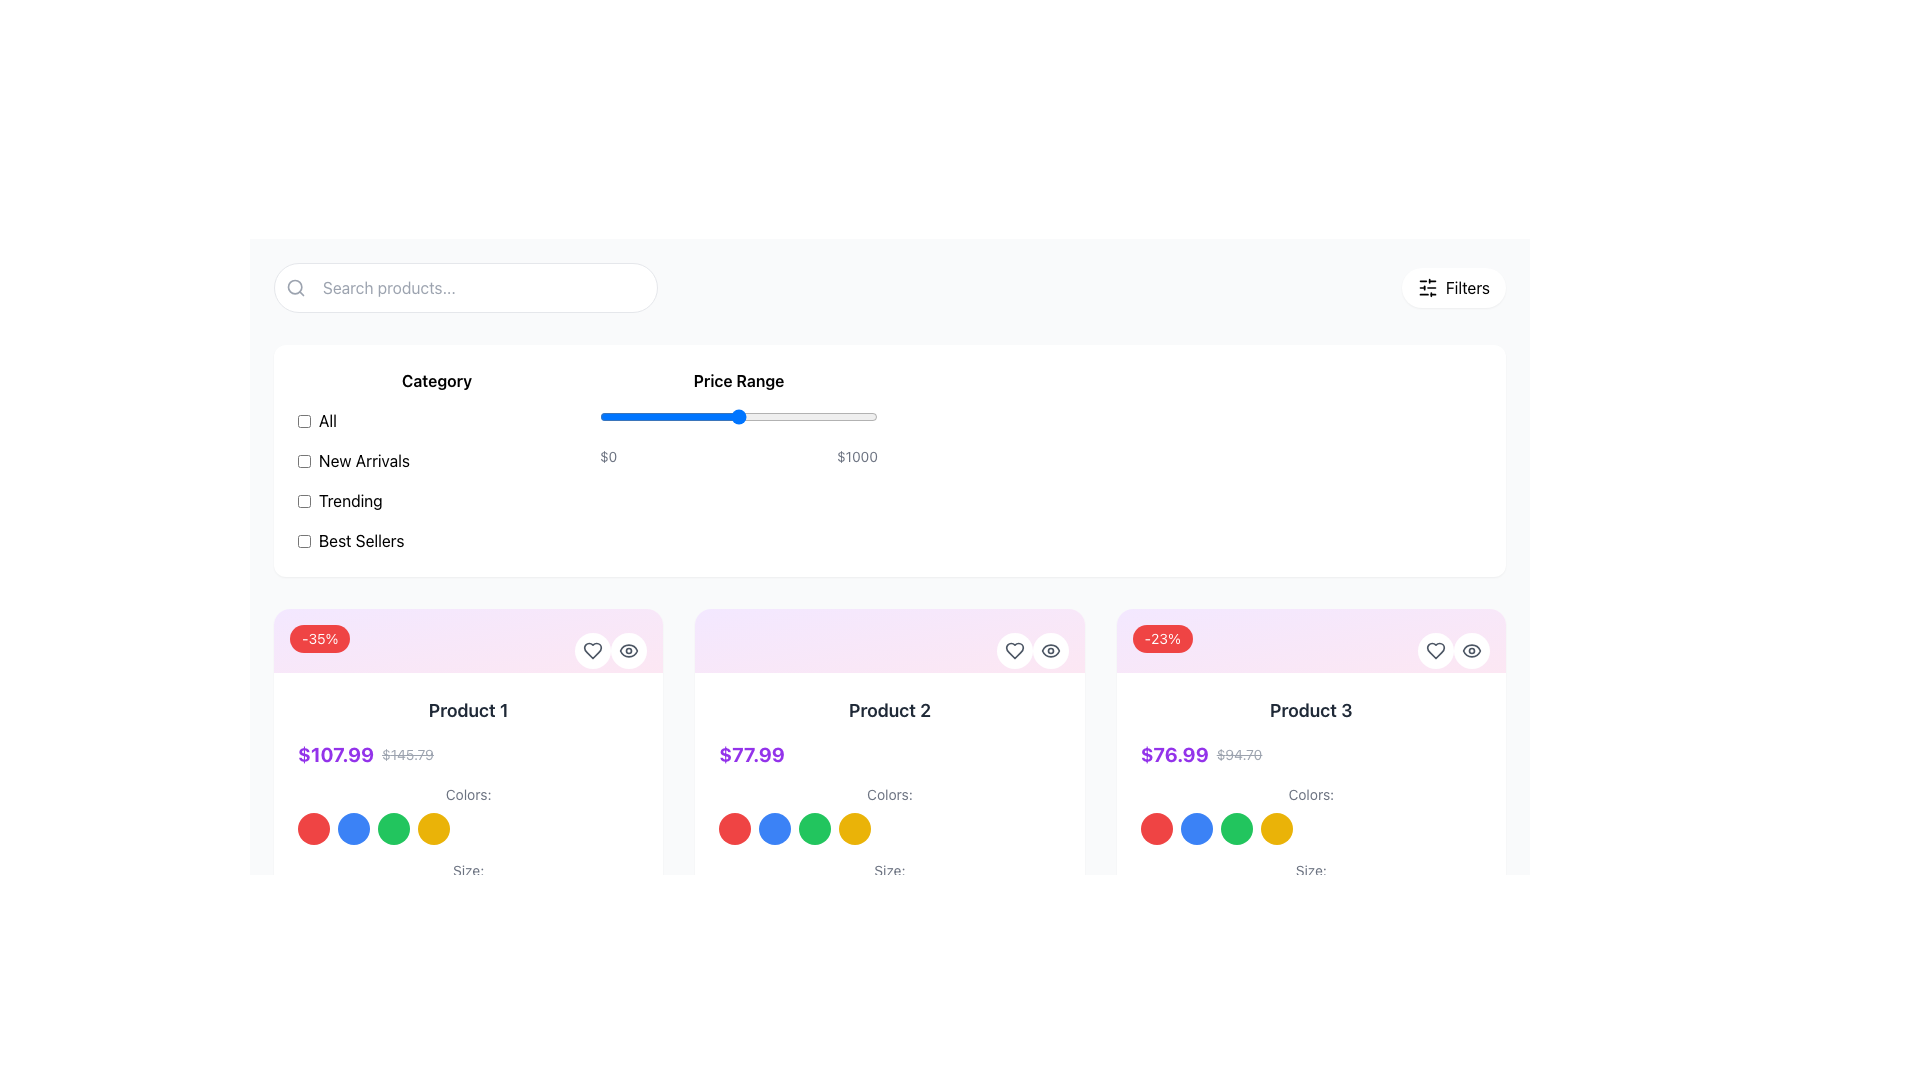 The width and height of the screenshot is (1920, 1080). I want to click on the second button in the top-right corner of the product card for 'Product 3', so click(1472, 651).